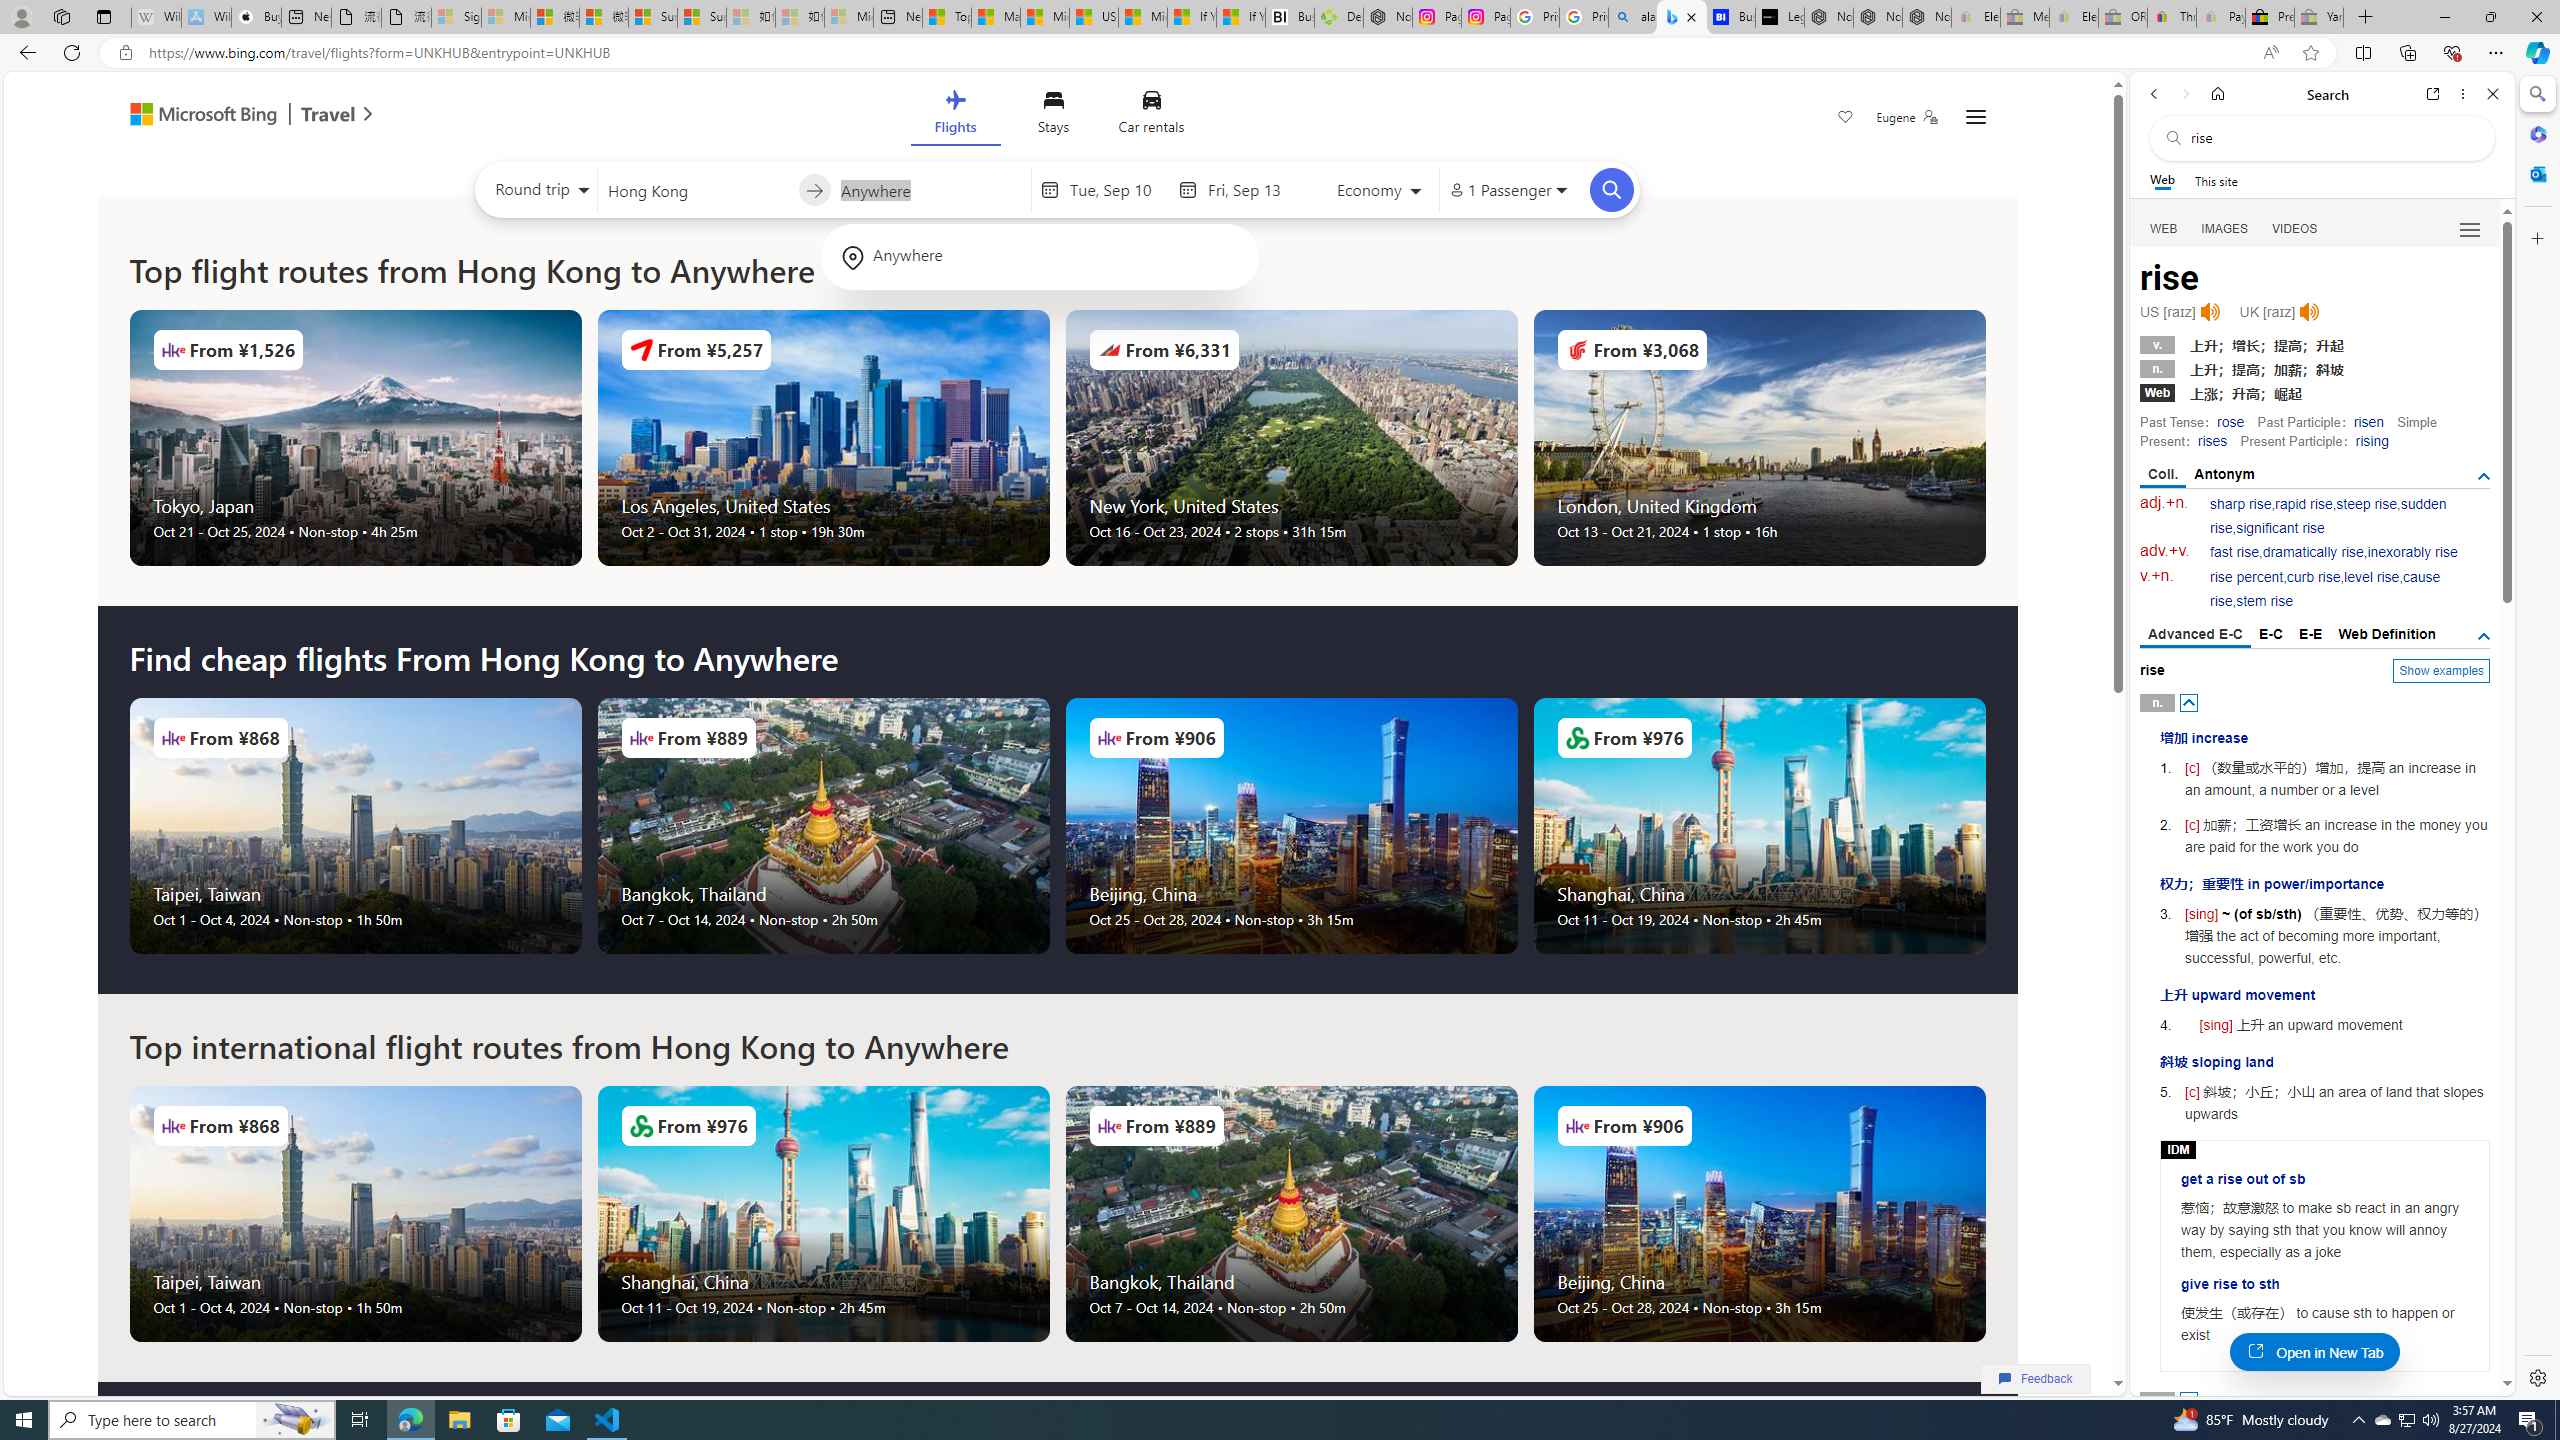 The image size is (2560, 1440). I want to click on 'E-E', so click(2311, 633).